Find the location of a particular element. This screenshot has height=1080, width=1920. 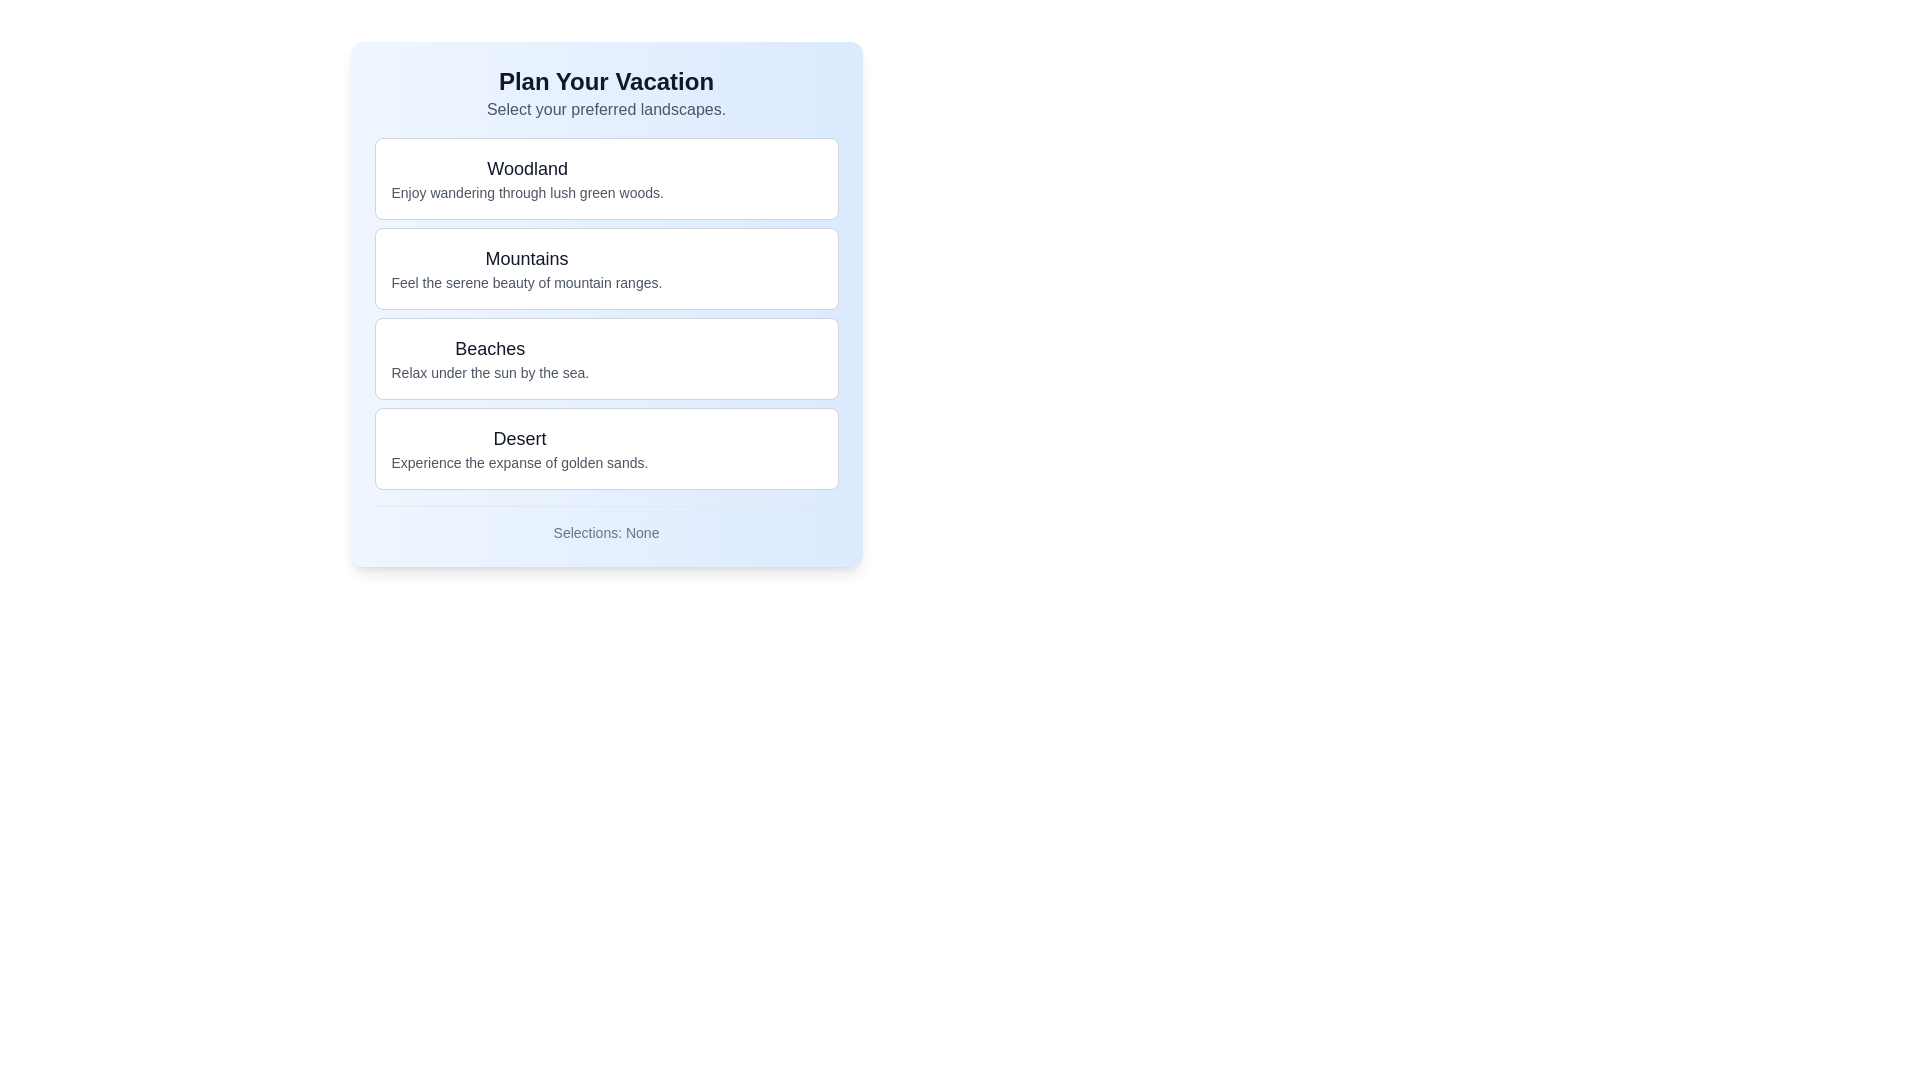

the static text providing additional information about the 'Mountains' option in the vacation selection layout, which is positioned directly below the 'Mountains' text is located at coordinates (526, 282).